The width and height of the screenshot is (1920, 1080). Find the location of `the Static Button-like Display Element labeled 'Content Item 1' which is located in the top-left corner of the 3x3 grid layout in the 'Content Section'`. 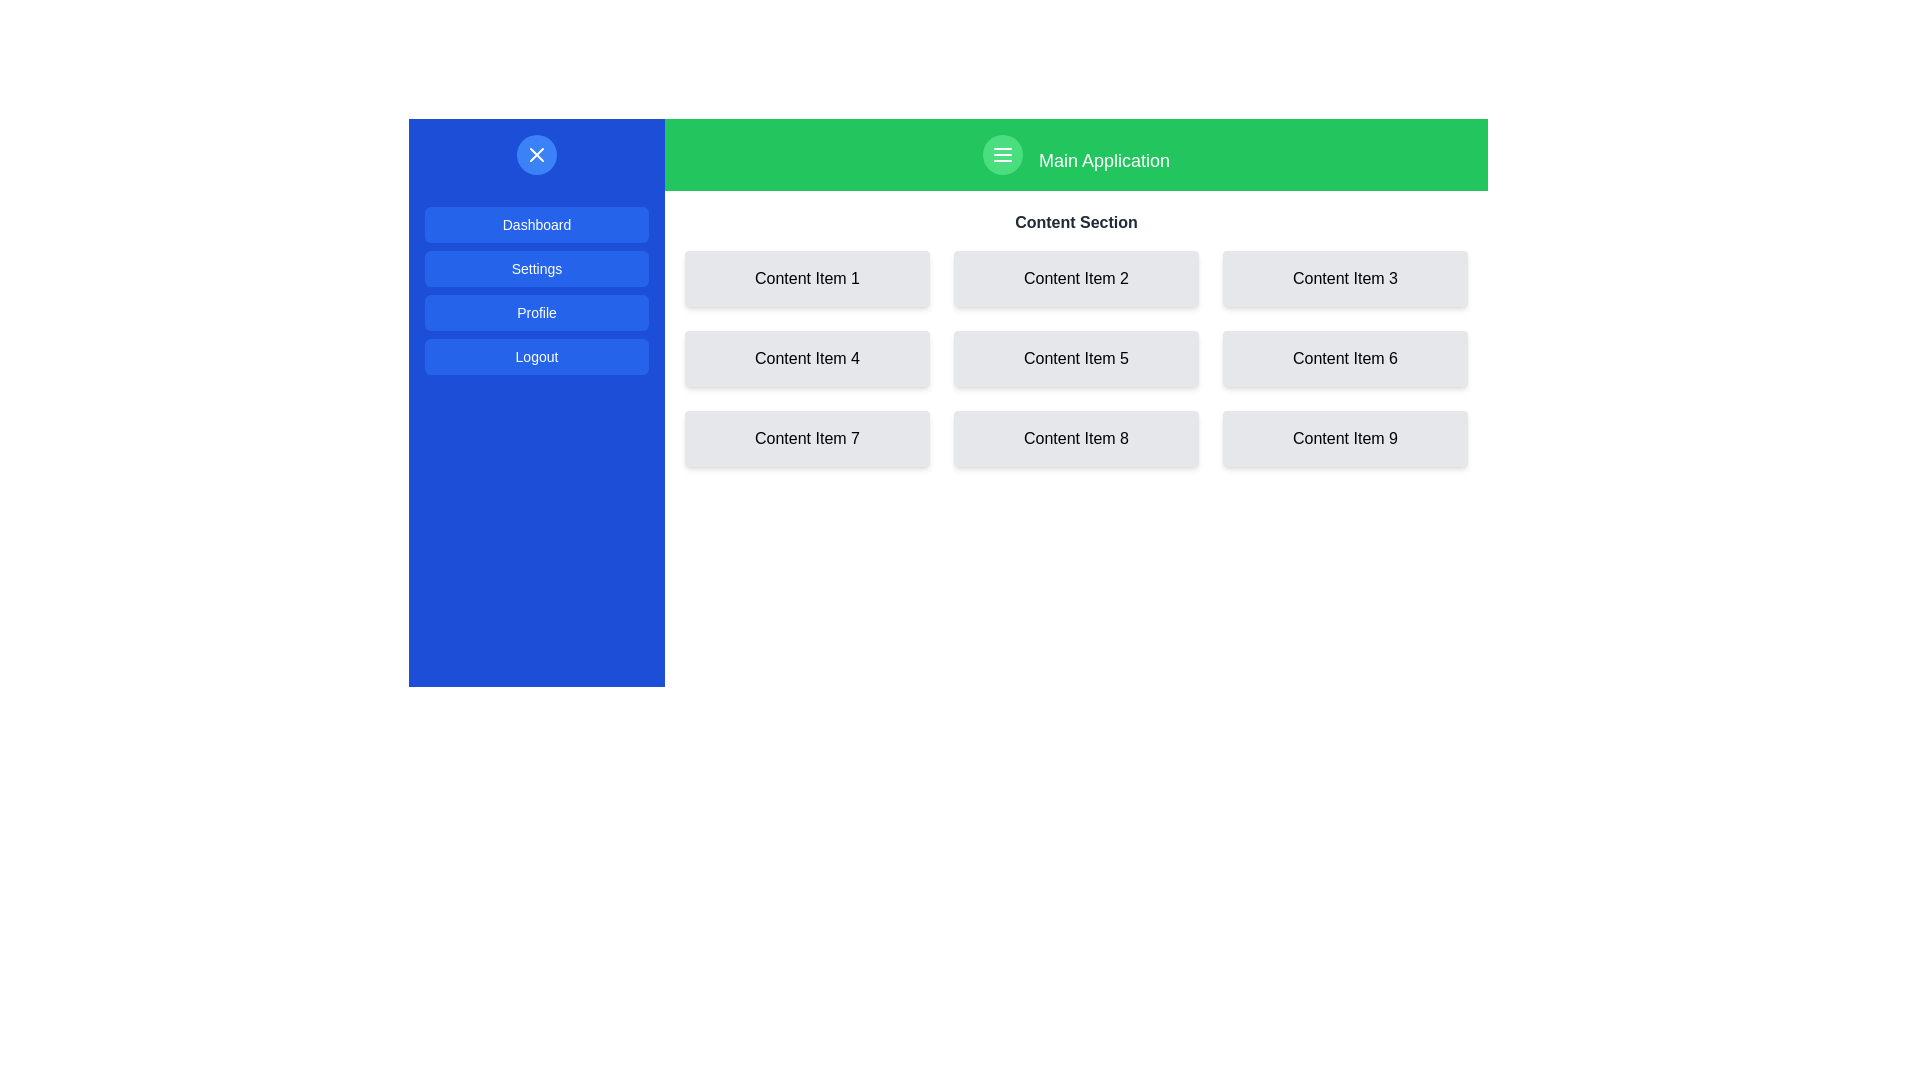

the Static Button-like Display Element labeled 'Content Item 1' which is located in the top-left corner of the 3x3 grid layout in the 'Content Section' is located at coordinates (807, 278).